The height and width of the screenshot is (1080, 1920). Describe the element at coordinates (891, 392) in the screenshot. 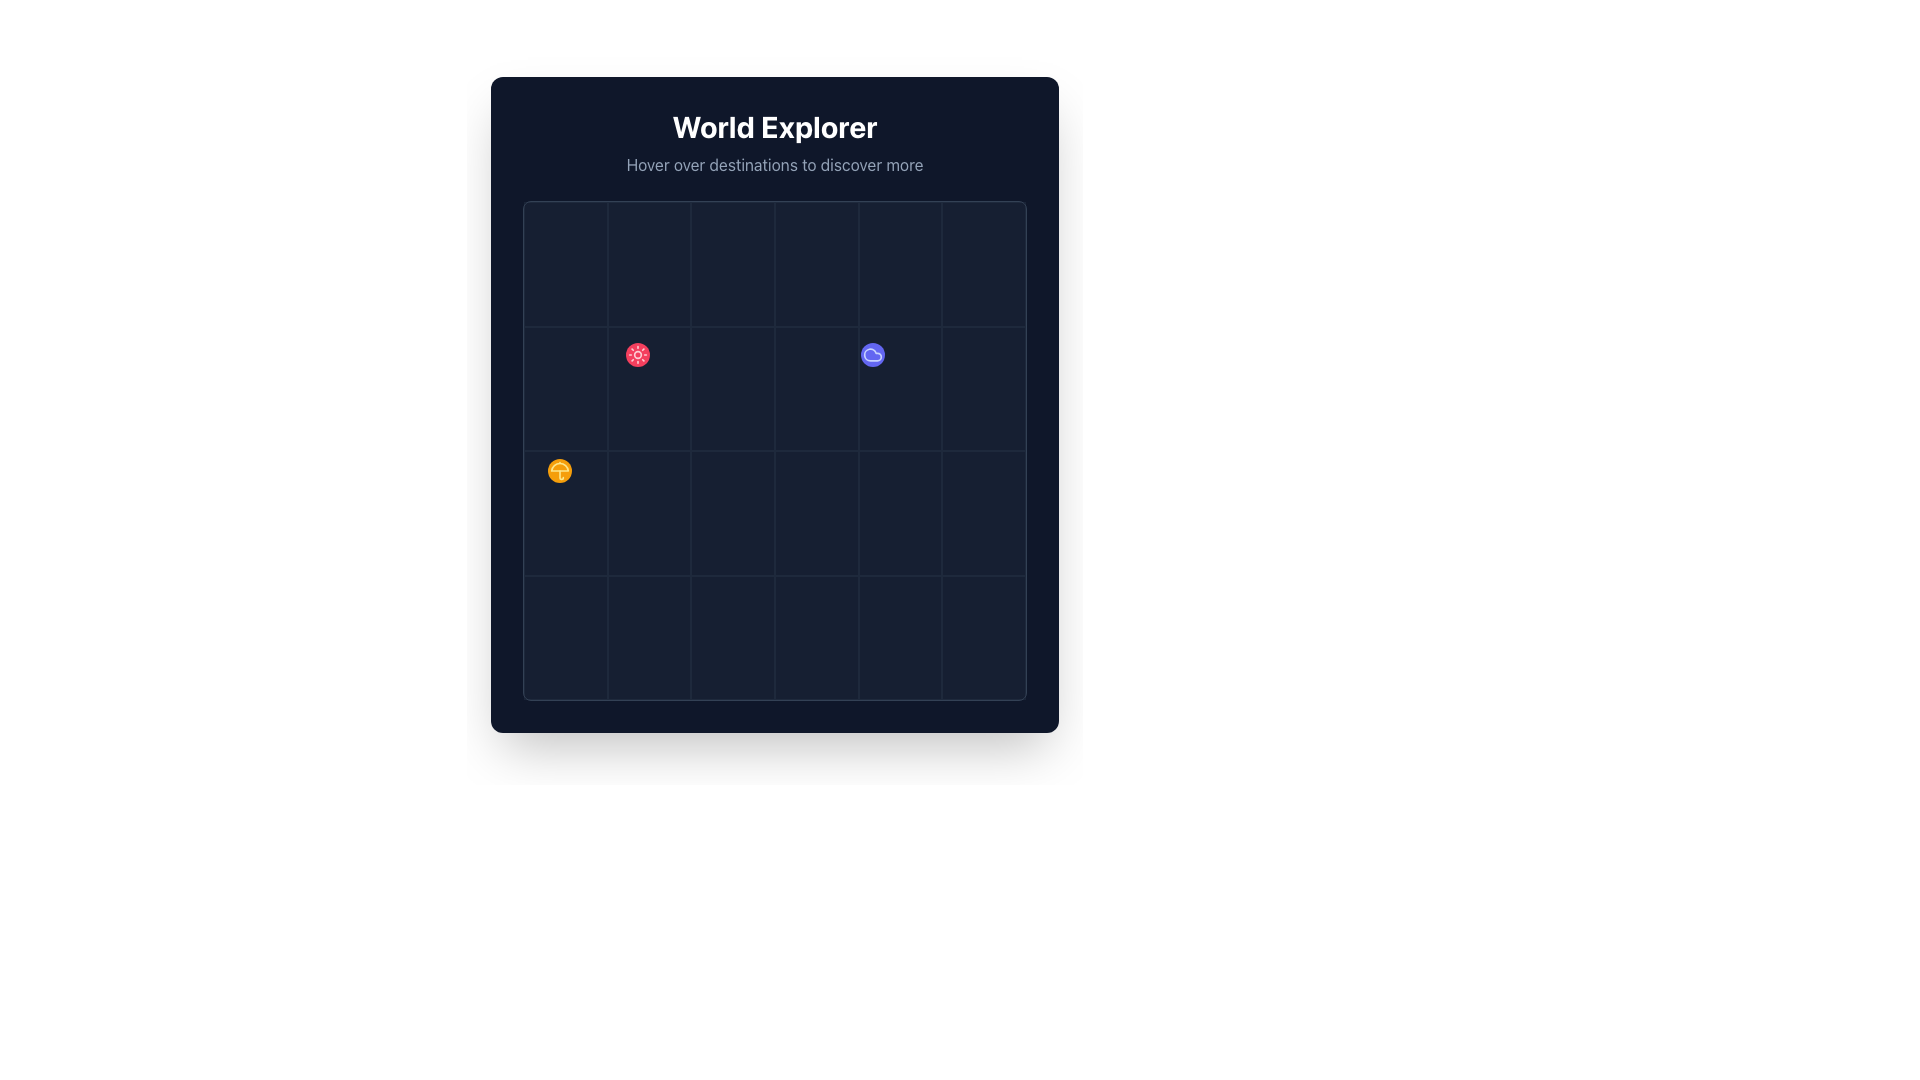

I see `the button located` at that location.